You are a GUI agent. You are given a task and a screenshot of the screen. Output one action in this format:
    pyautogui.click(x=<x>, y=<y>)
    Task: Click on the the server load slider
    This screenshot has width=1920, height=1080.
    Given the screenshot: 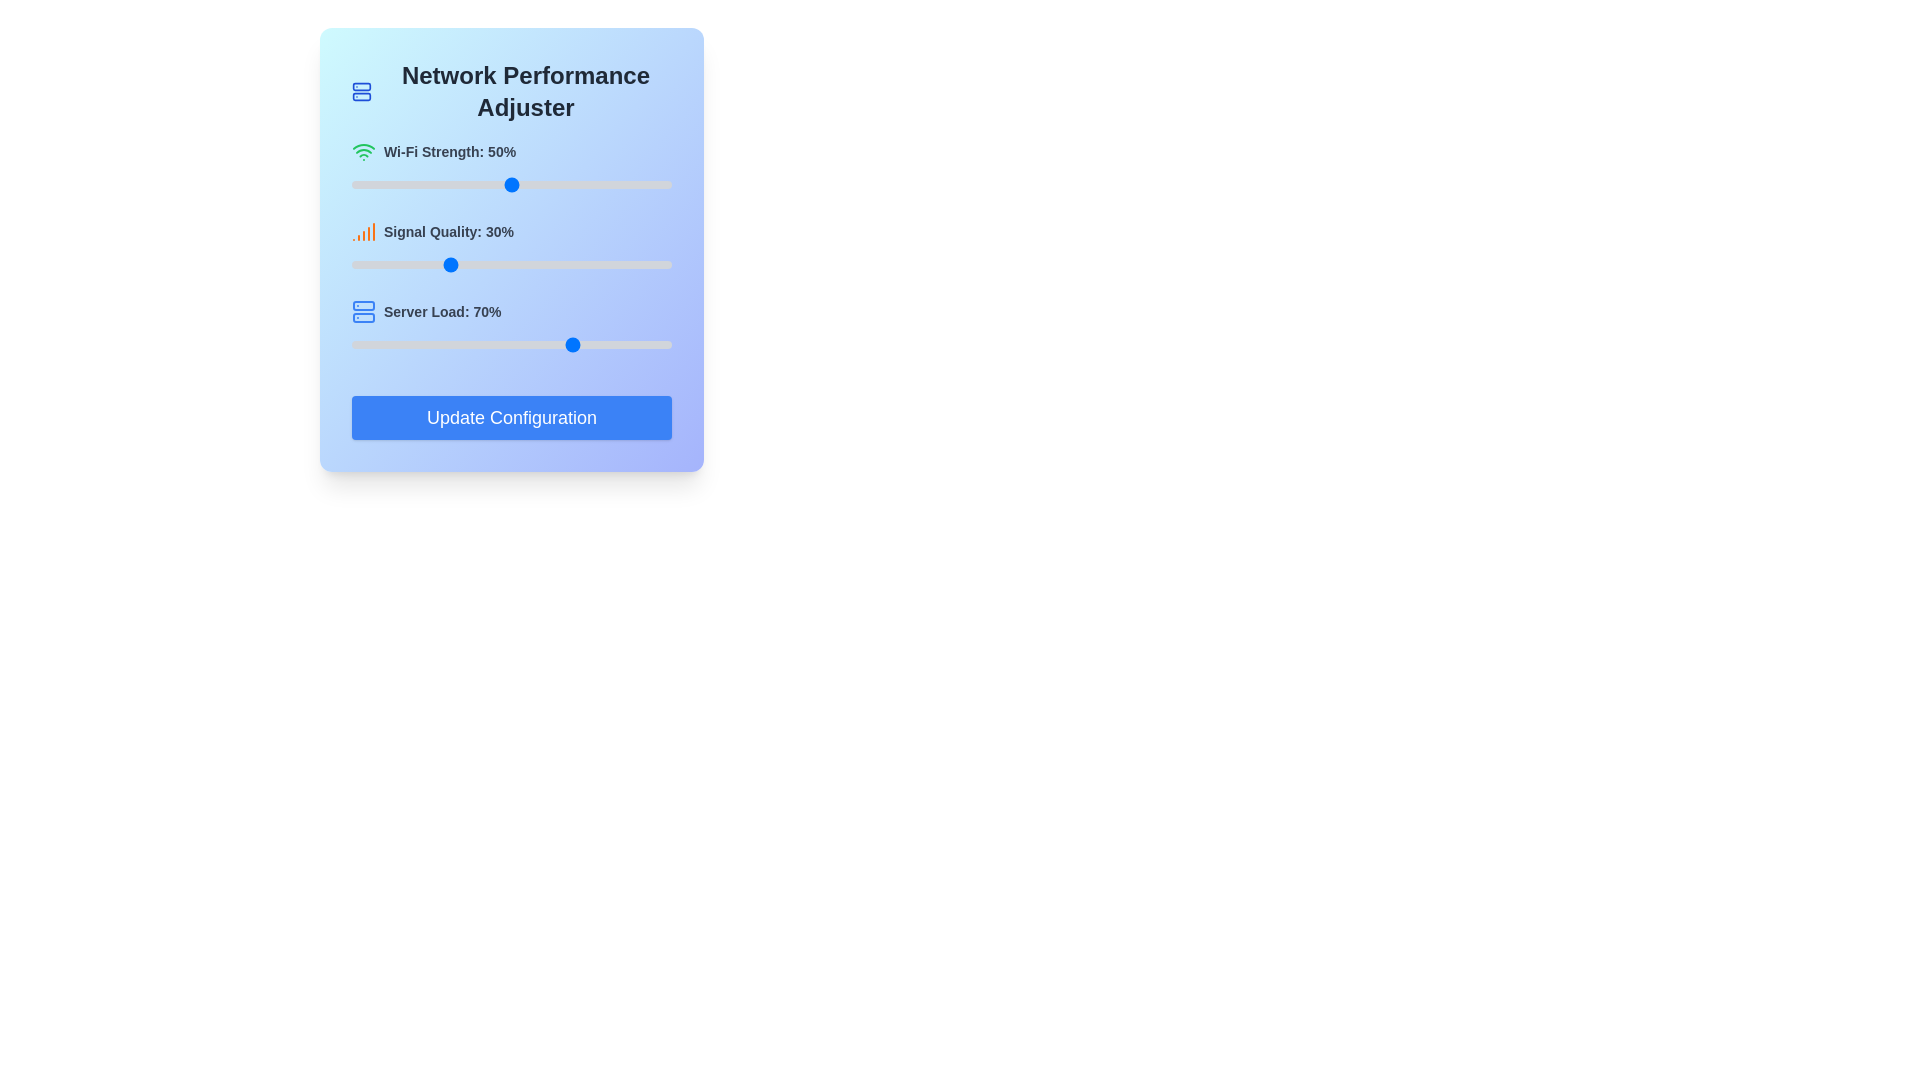 What is the action you would take?
    pyautogui.click(x=489, y=343)
    